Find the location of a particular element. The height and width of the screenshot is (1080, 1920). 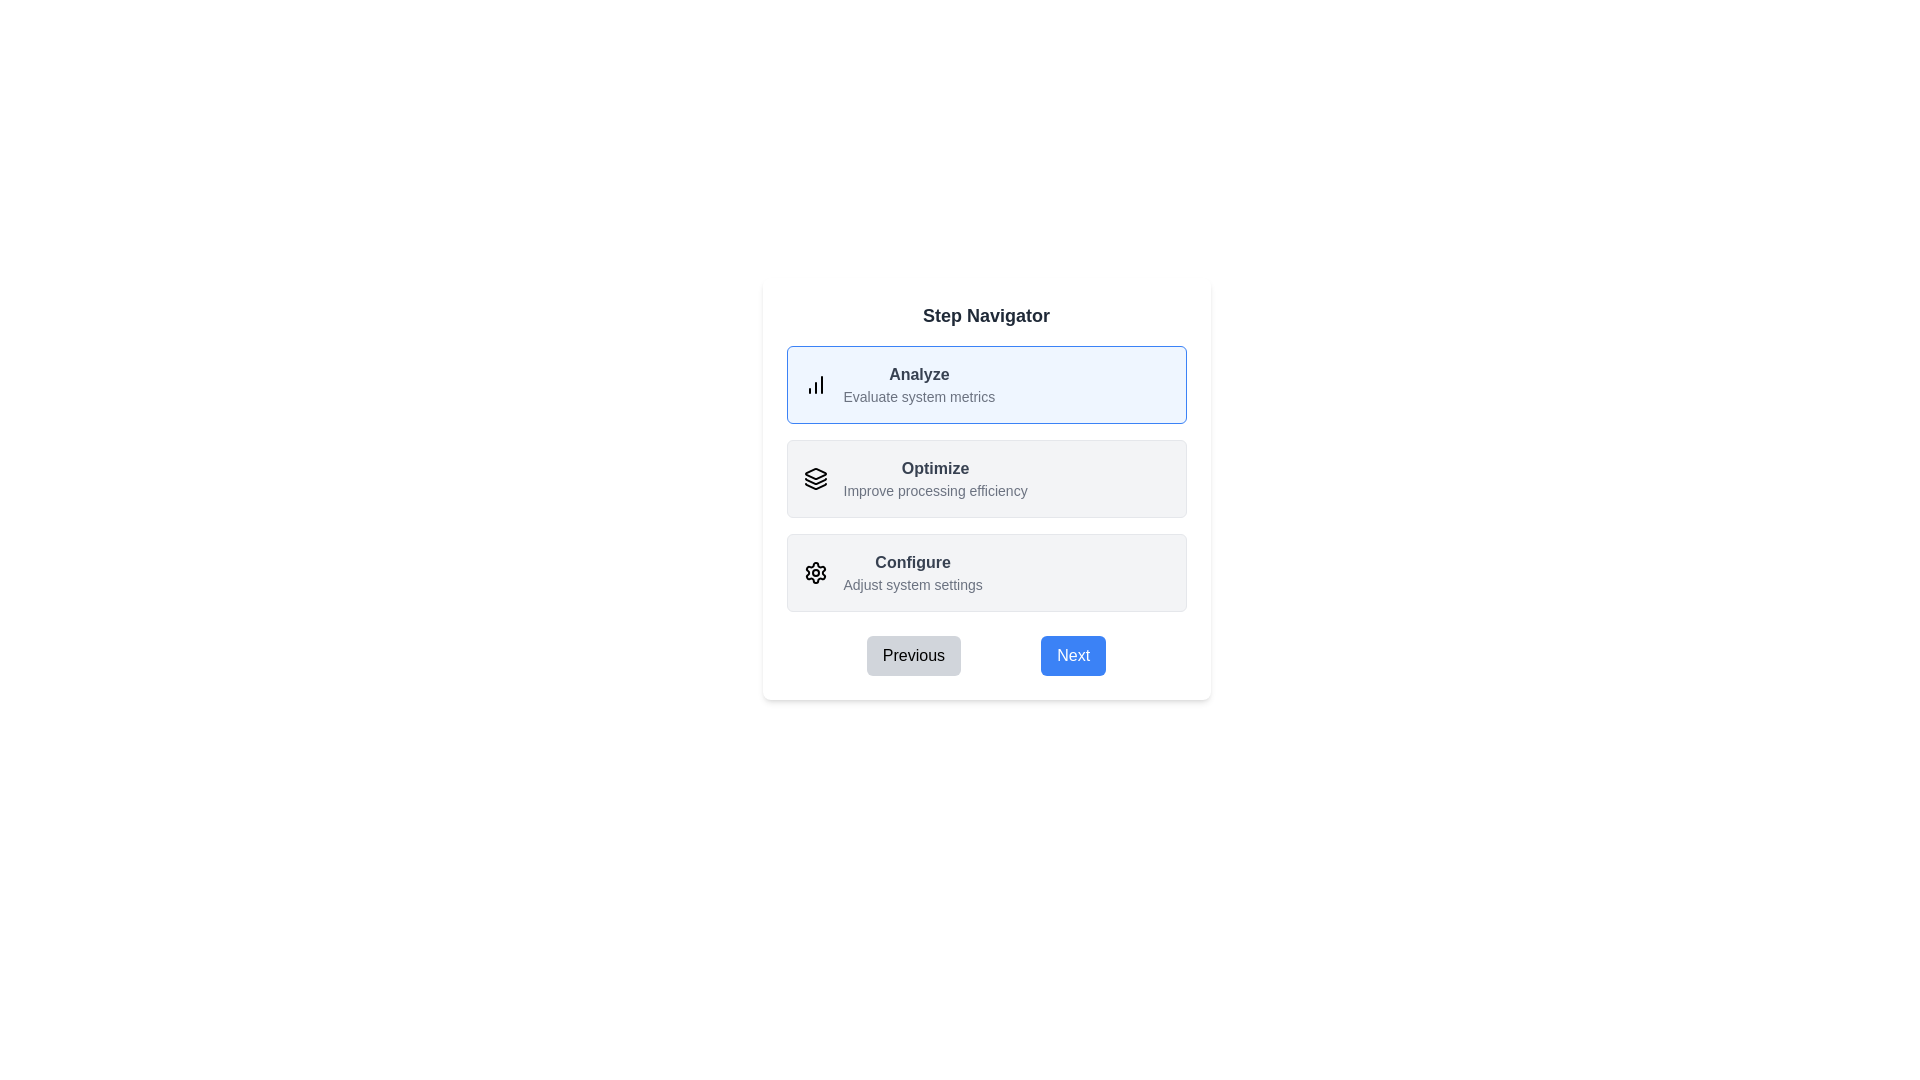

the gear icon associated with 'Configure Adjust system settings' in the Step Navigator section is located at coordinates (815, 573).